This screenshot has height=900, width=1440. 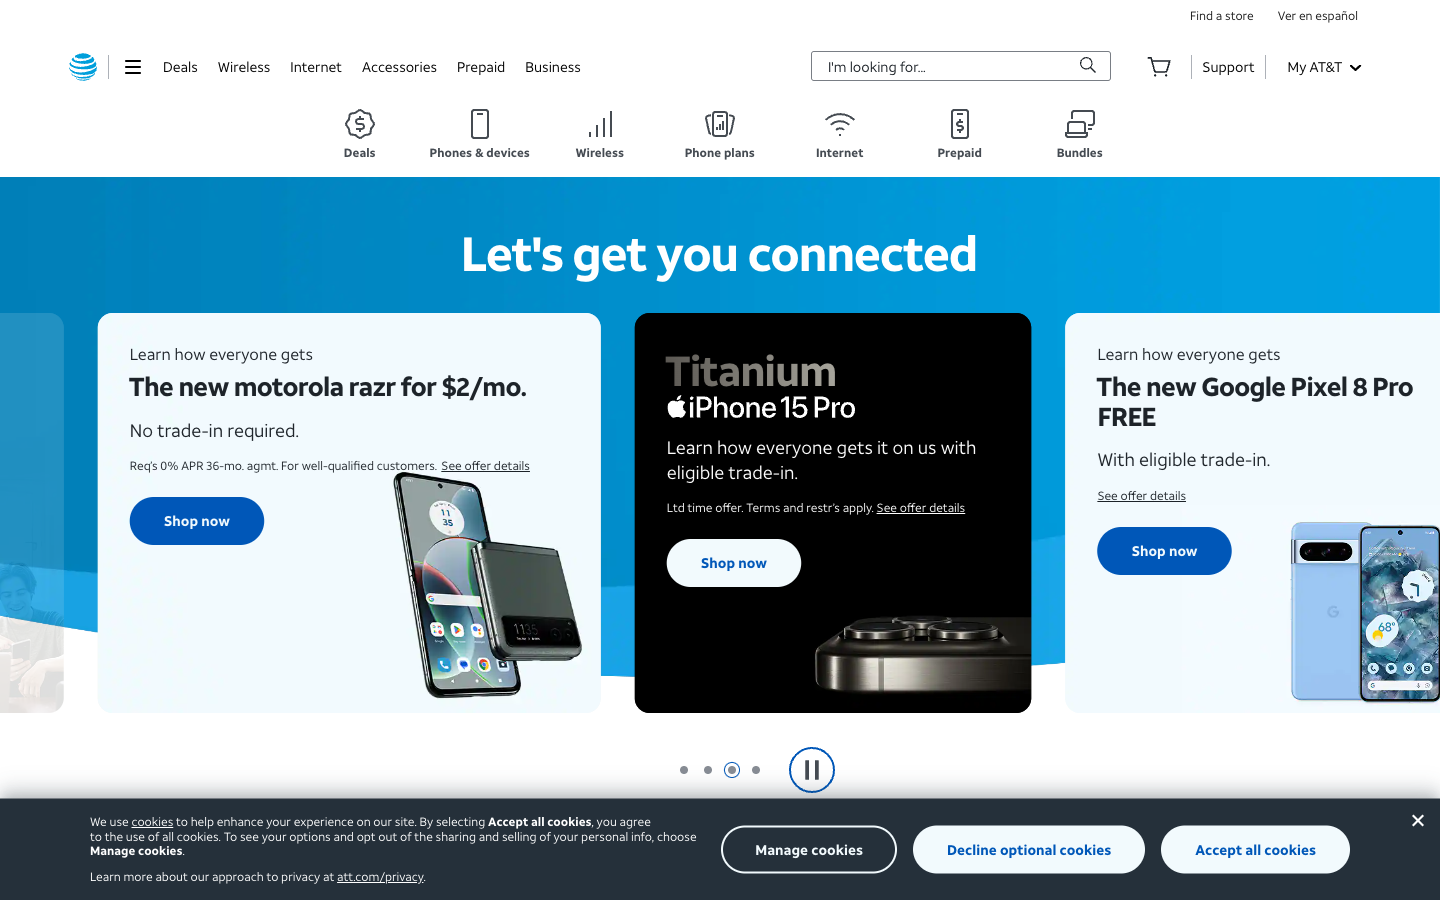 I want to click on Check the deal for motorola razr, so click(x=189, y=537).